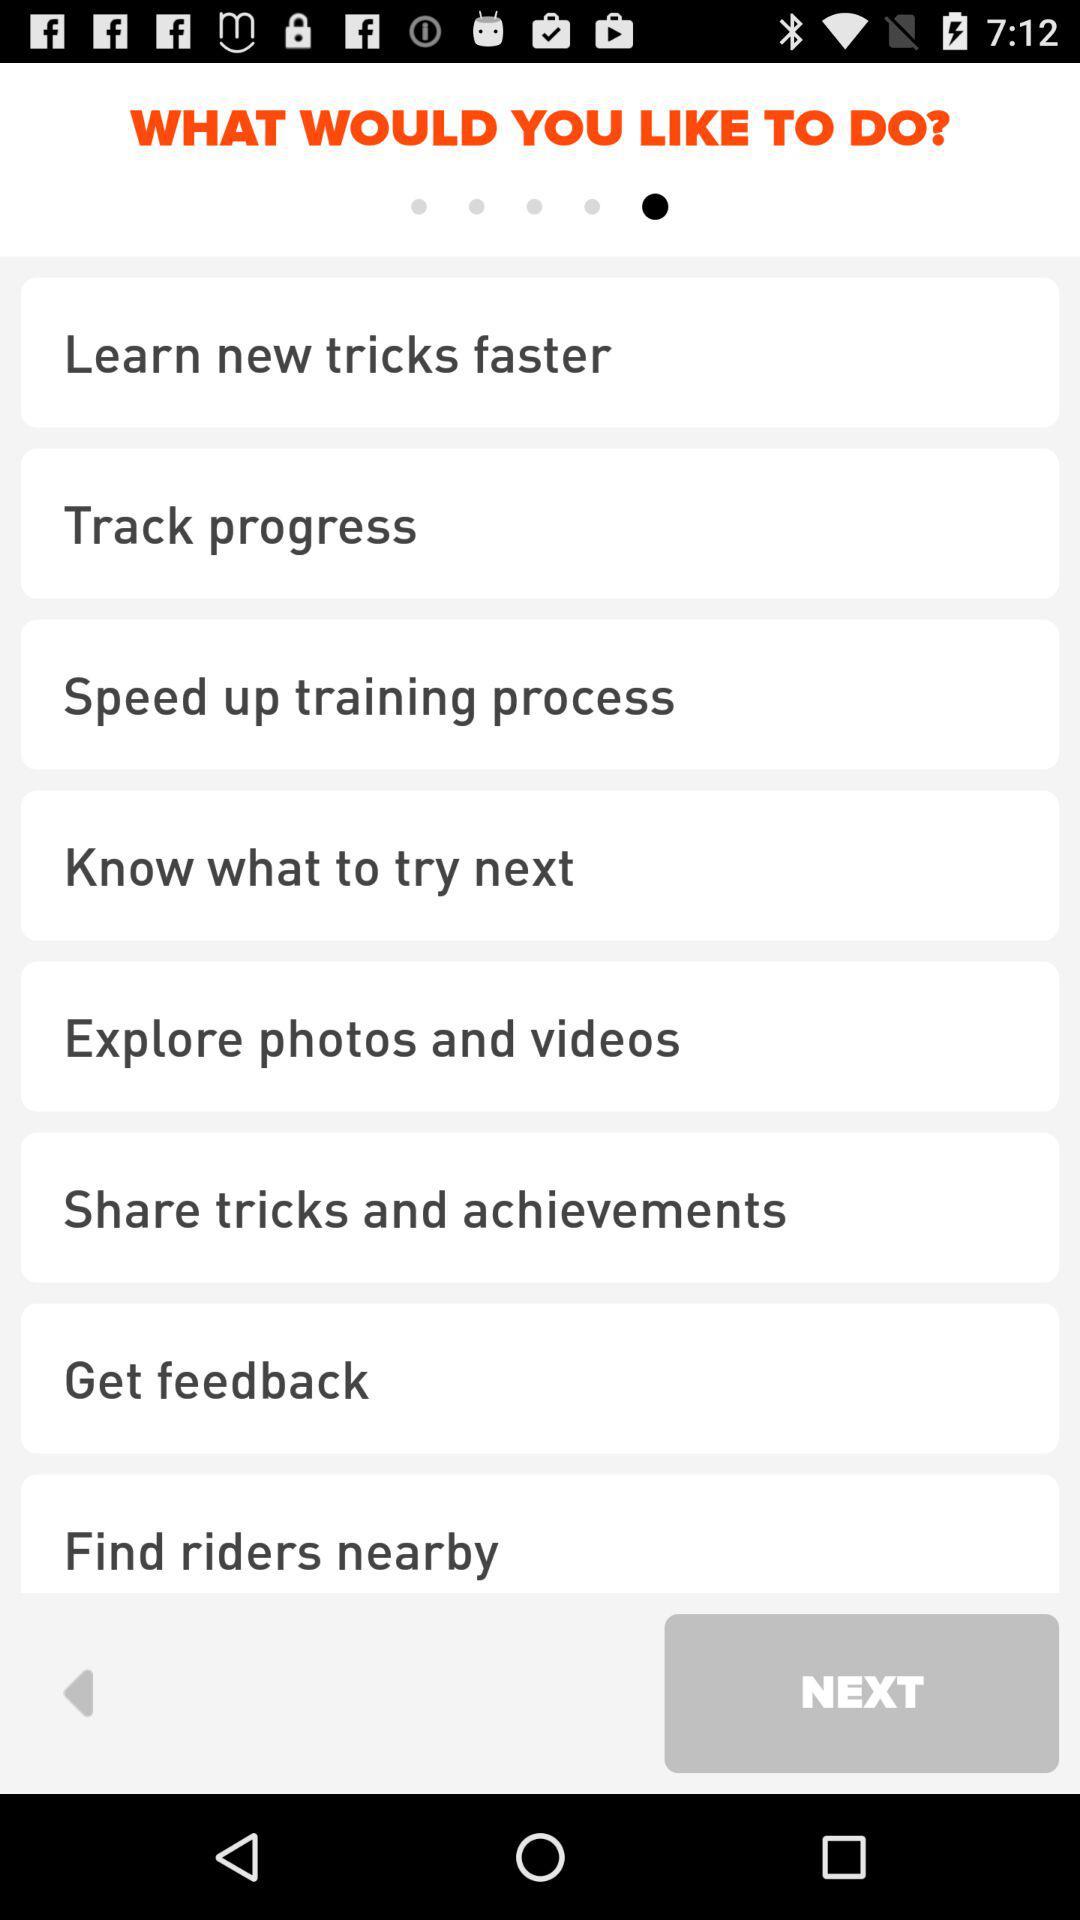 The height and width of the screenshot is (1920, 1080). I want to click on checkbox above the speed up training, so click(540, 523).